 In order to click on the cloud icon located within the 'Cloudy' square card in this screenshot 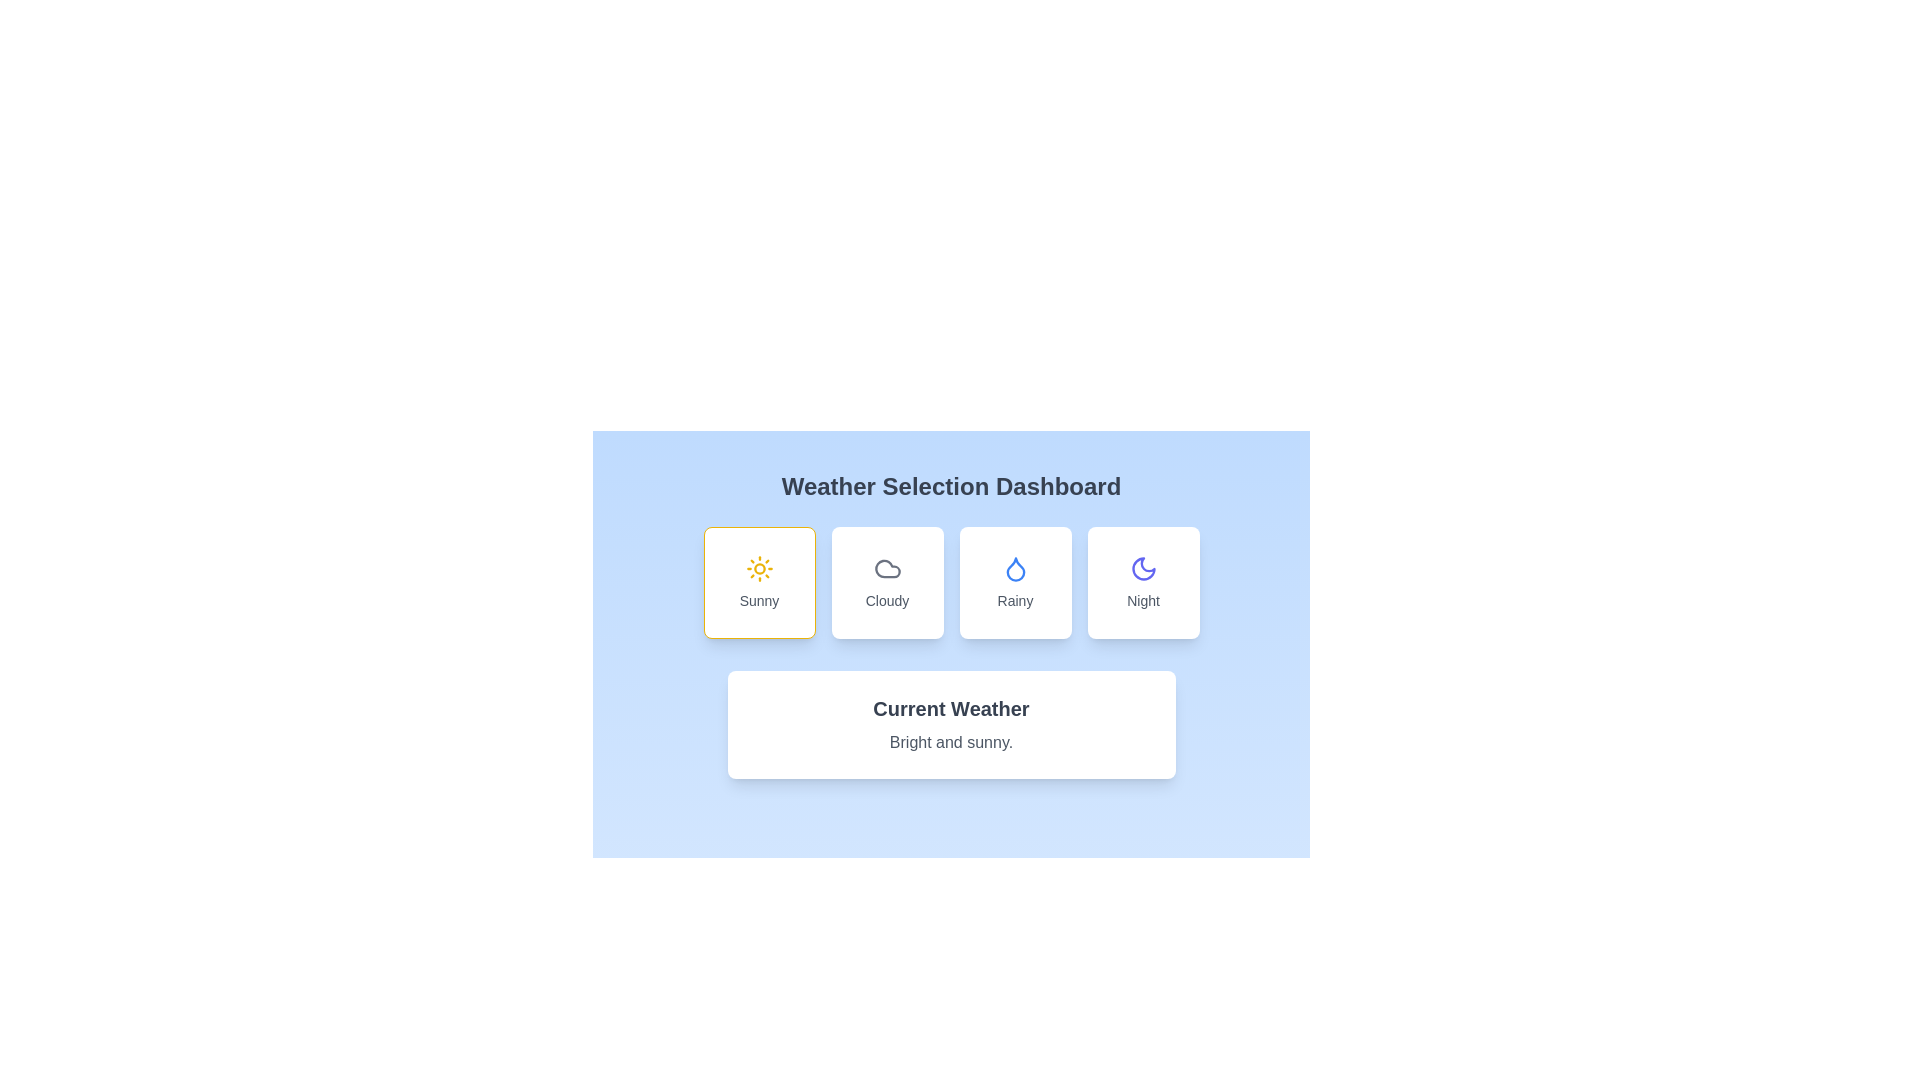, I will do `click(886, 569)`.